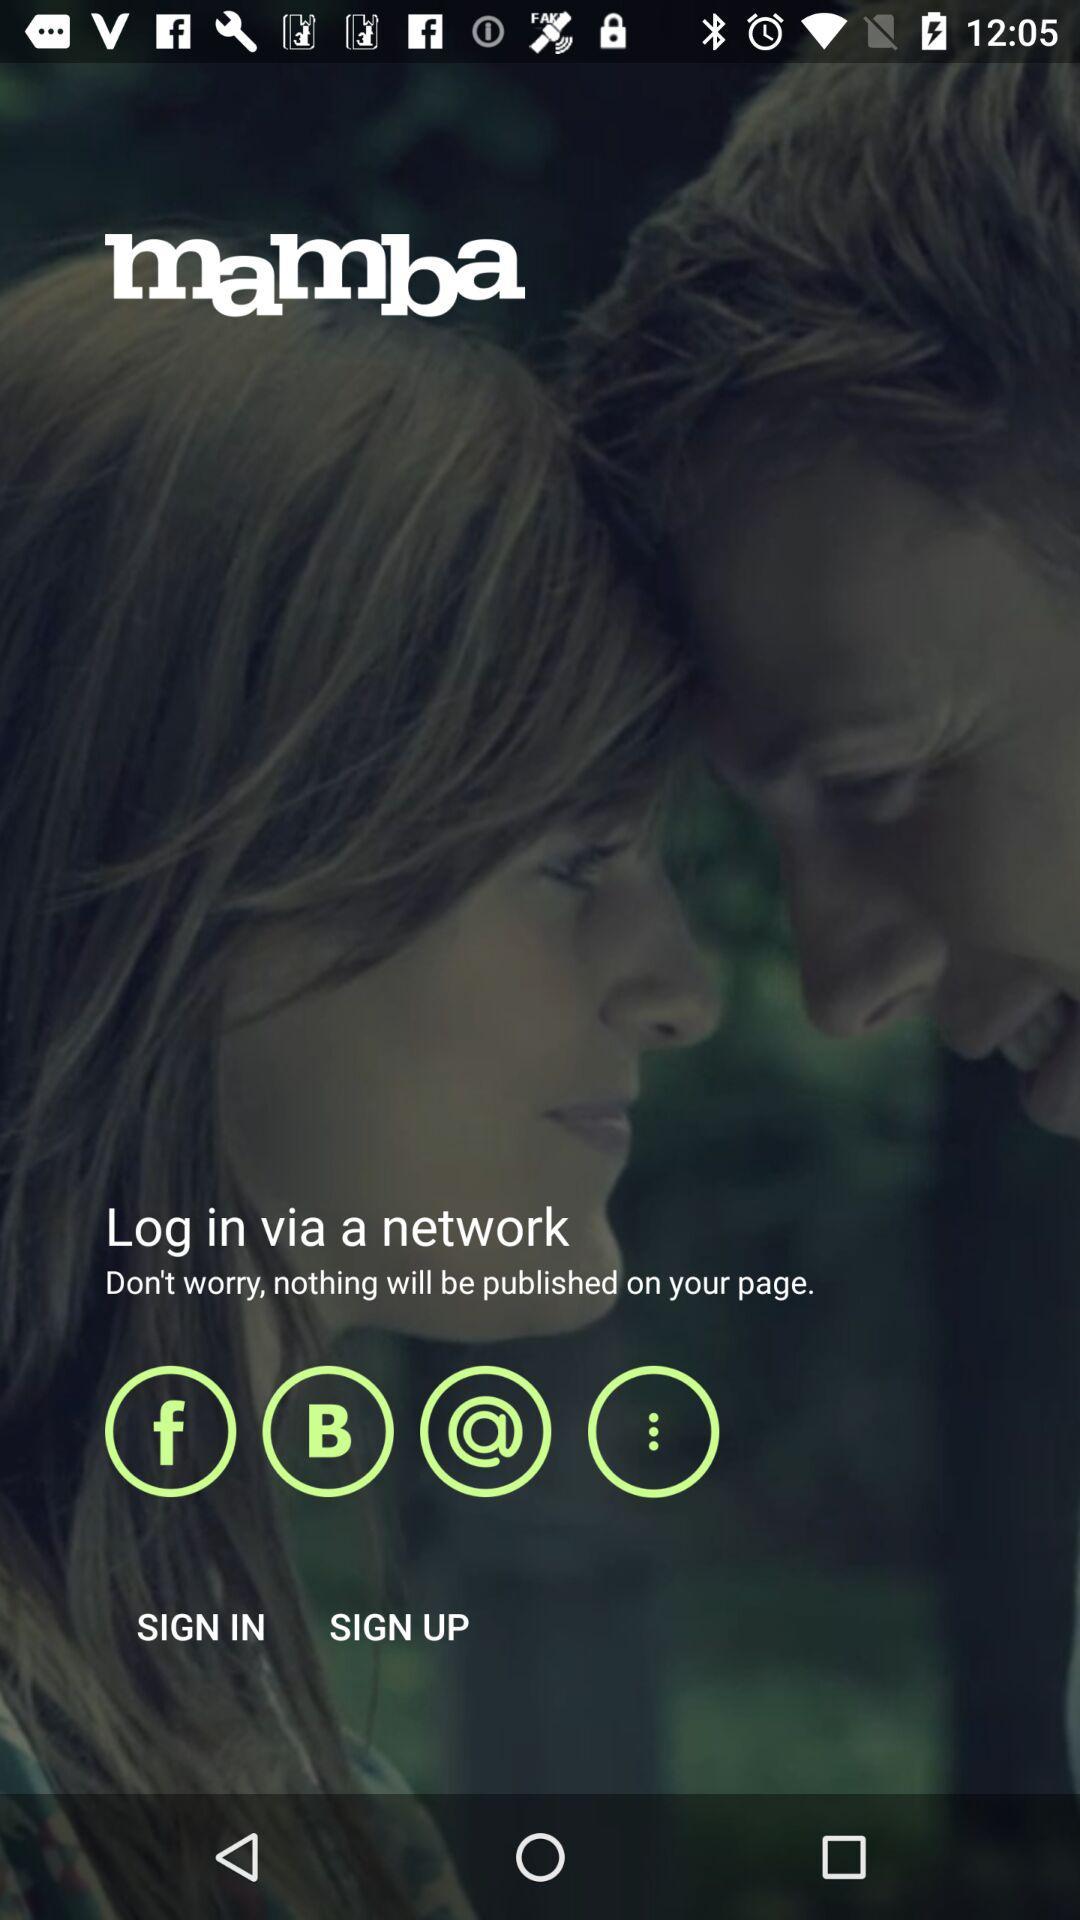 The width and height of the screenshot is (1080, 1920). Describe the element at coordinates (169, 1430) in the screenshot. I see `login with facebook` at that location.